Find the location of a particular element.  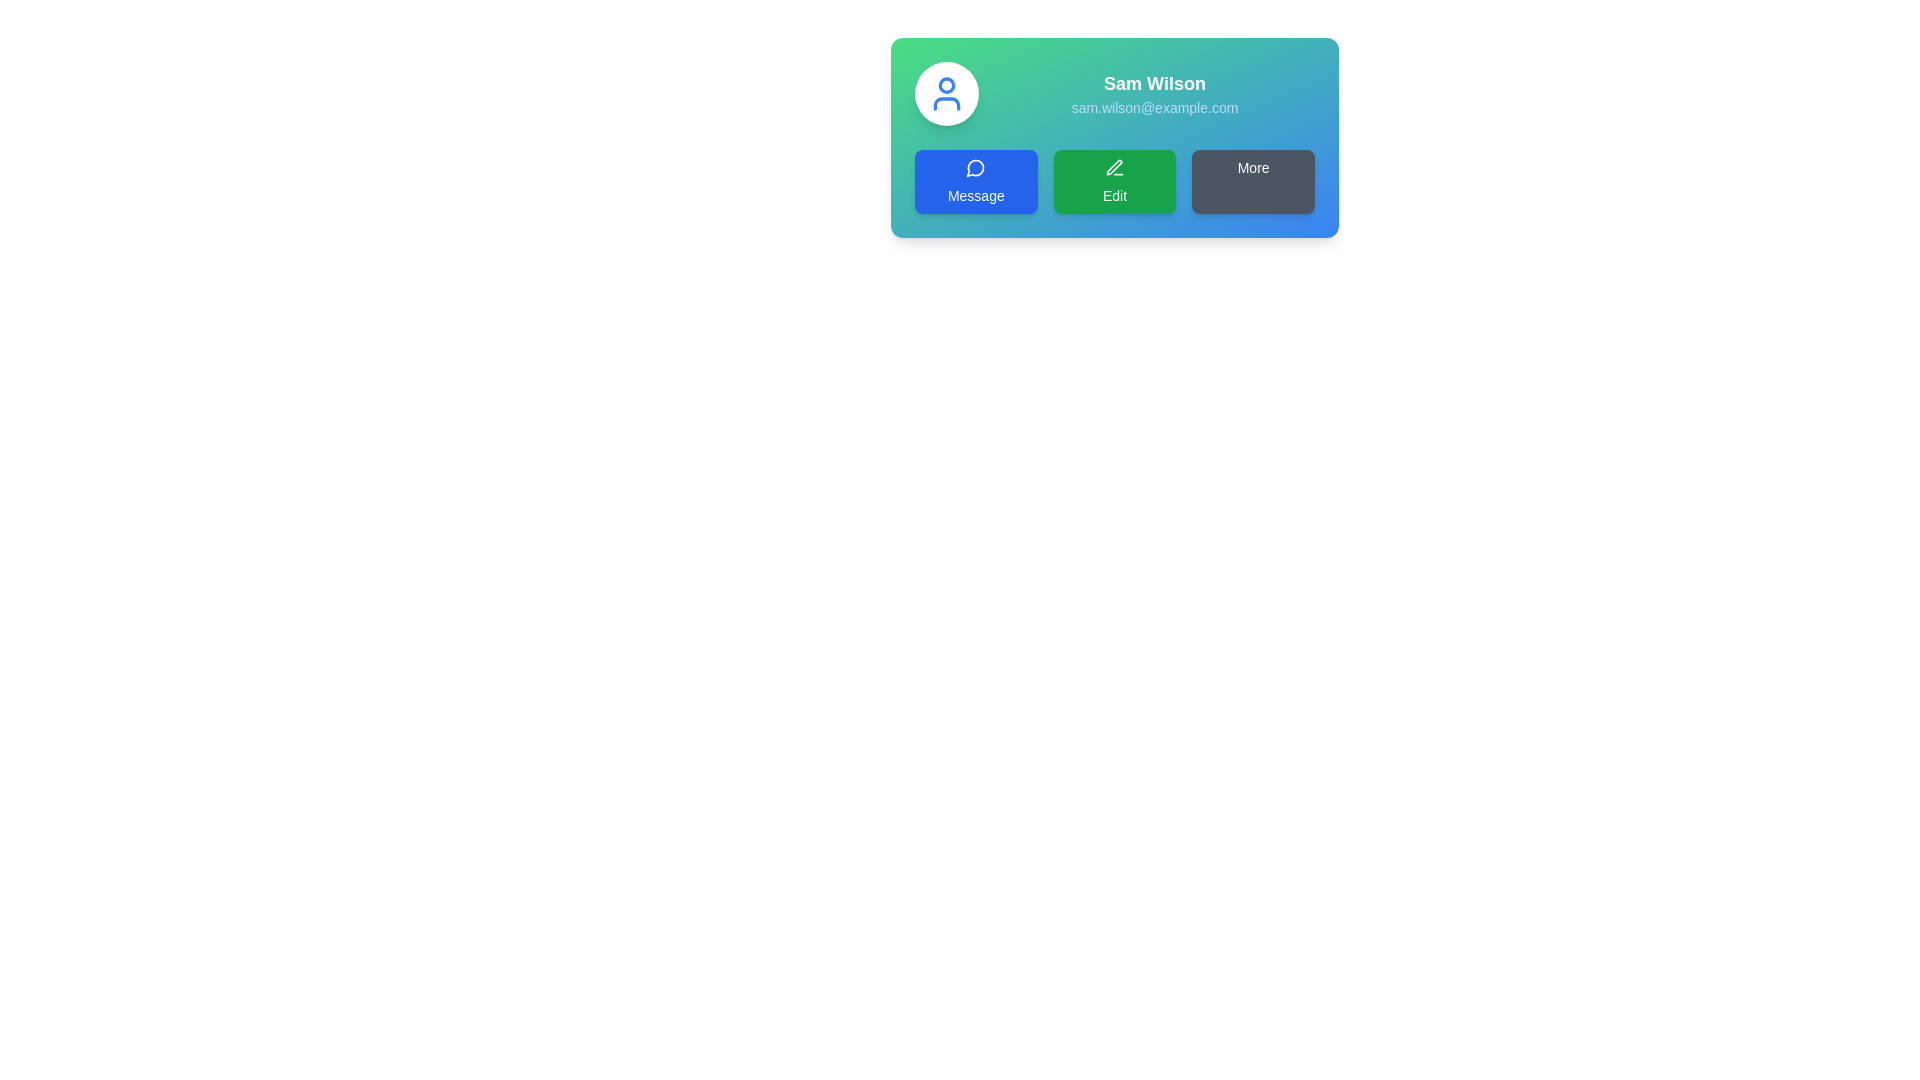

the 'Edit' icon located at the center of the 'Edit' button in the horizontal row of buttons below the user information section to initiate the edit action is located at coordinates (1113, 167).